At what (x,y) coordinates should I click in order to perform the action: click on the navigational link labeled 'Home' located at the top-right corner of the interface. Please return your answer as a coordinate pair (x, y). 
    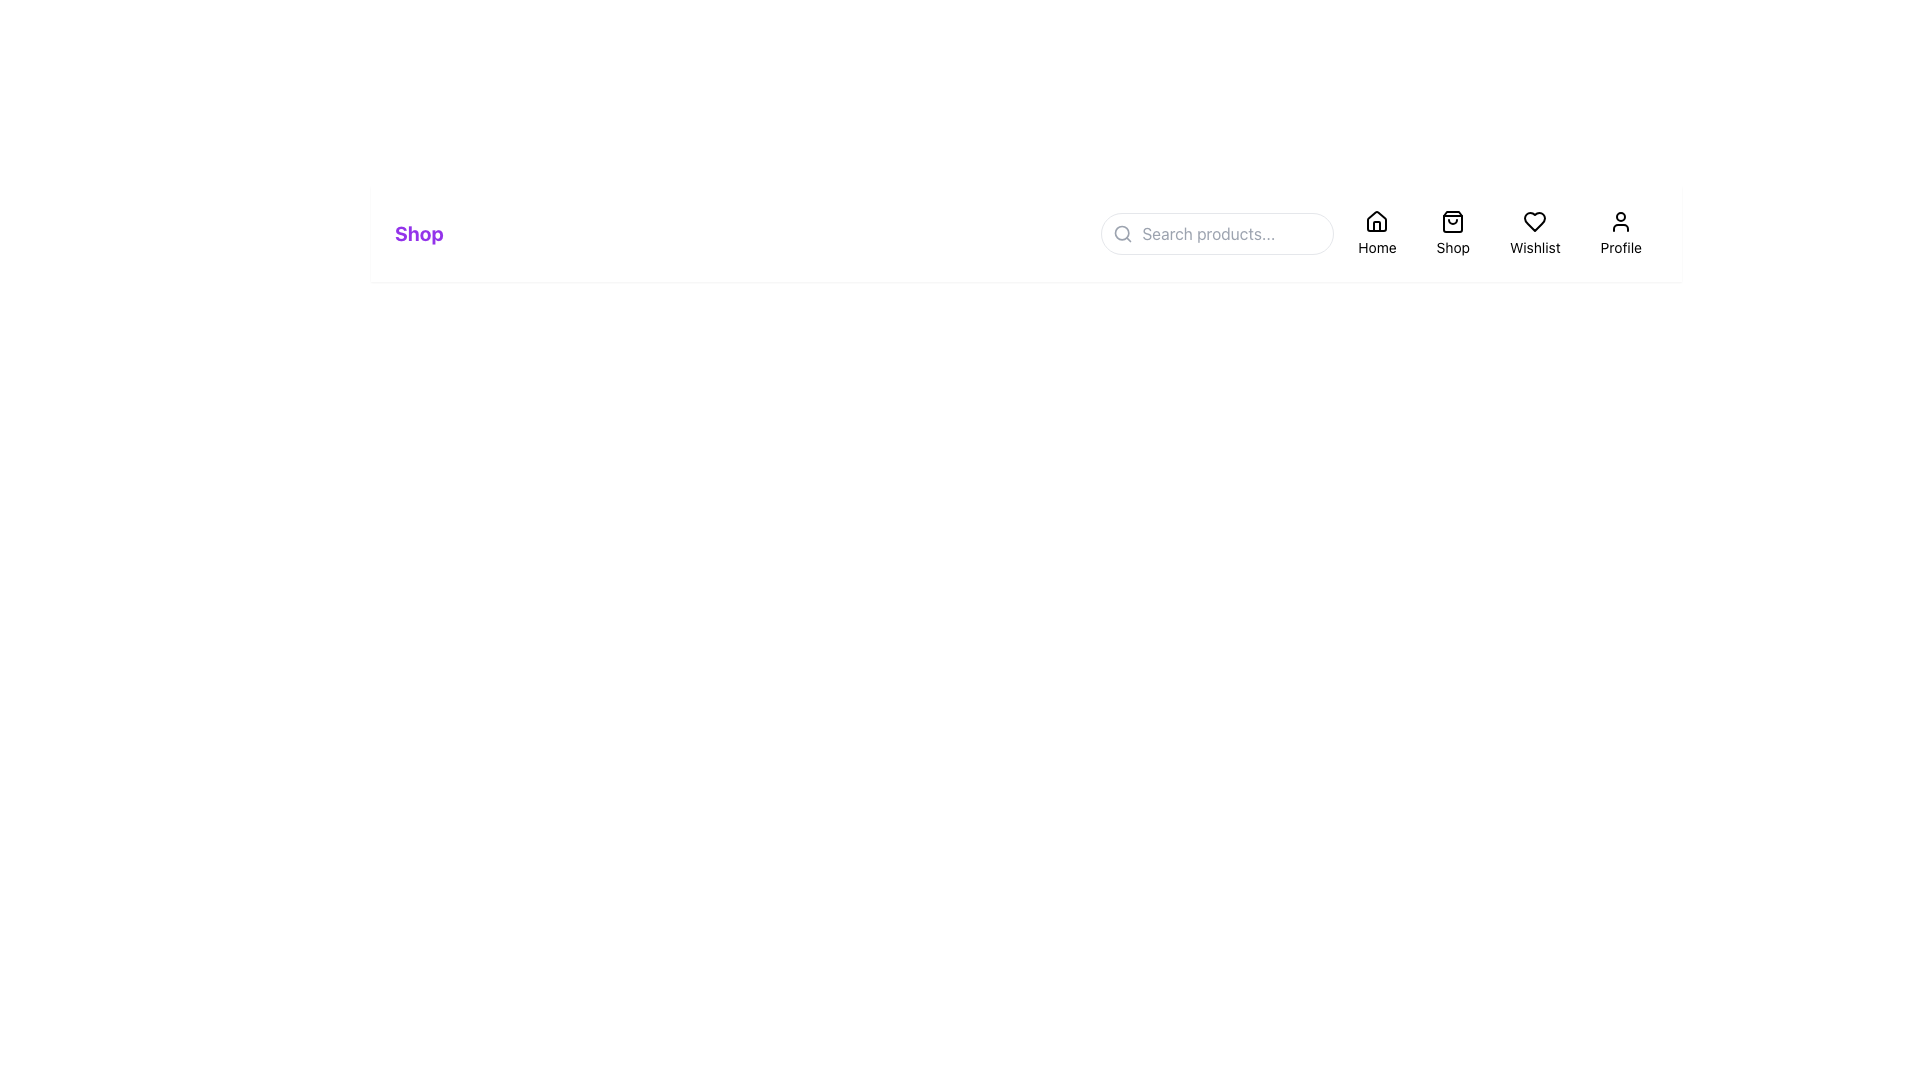
    Looking at the image, I should click on (1378, 233).